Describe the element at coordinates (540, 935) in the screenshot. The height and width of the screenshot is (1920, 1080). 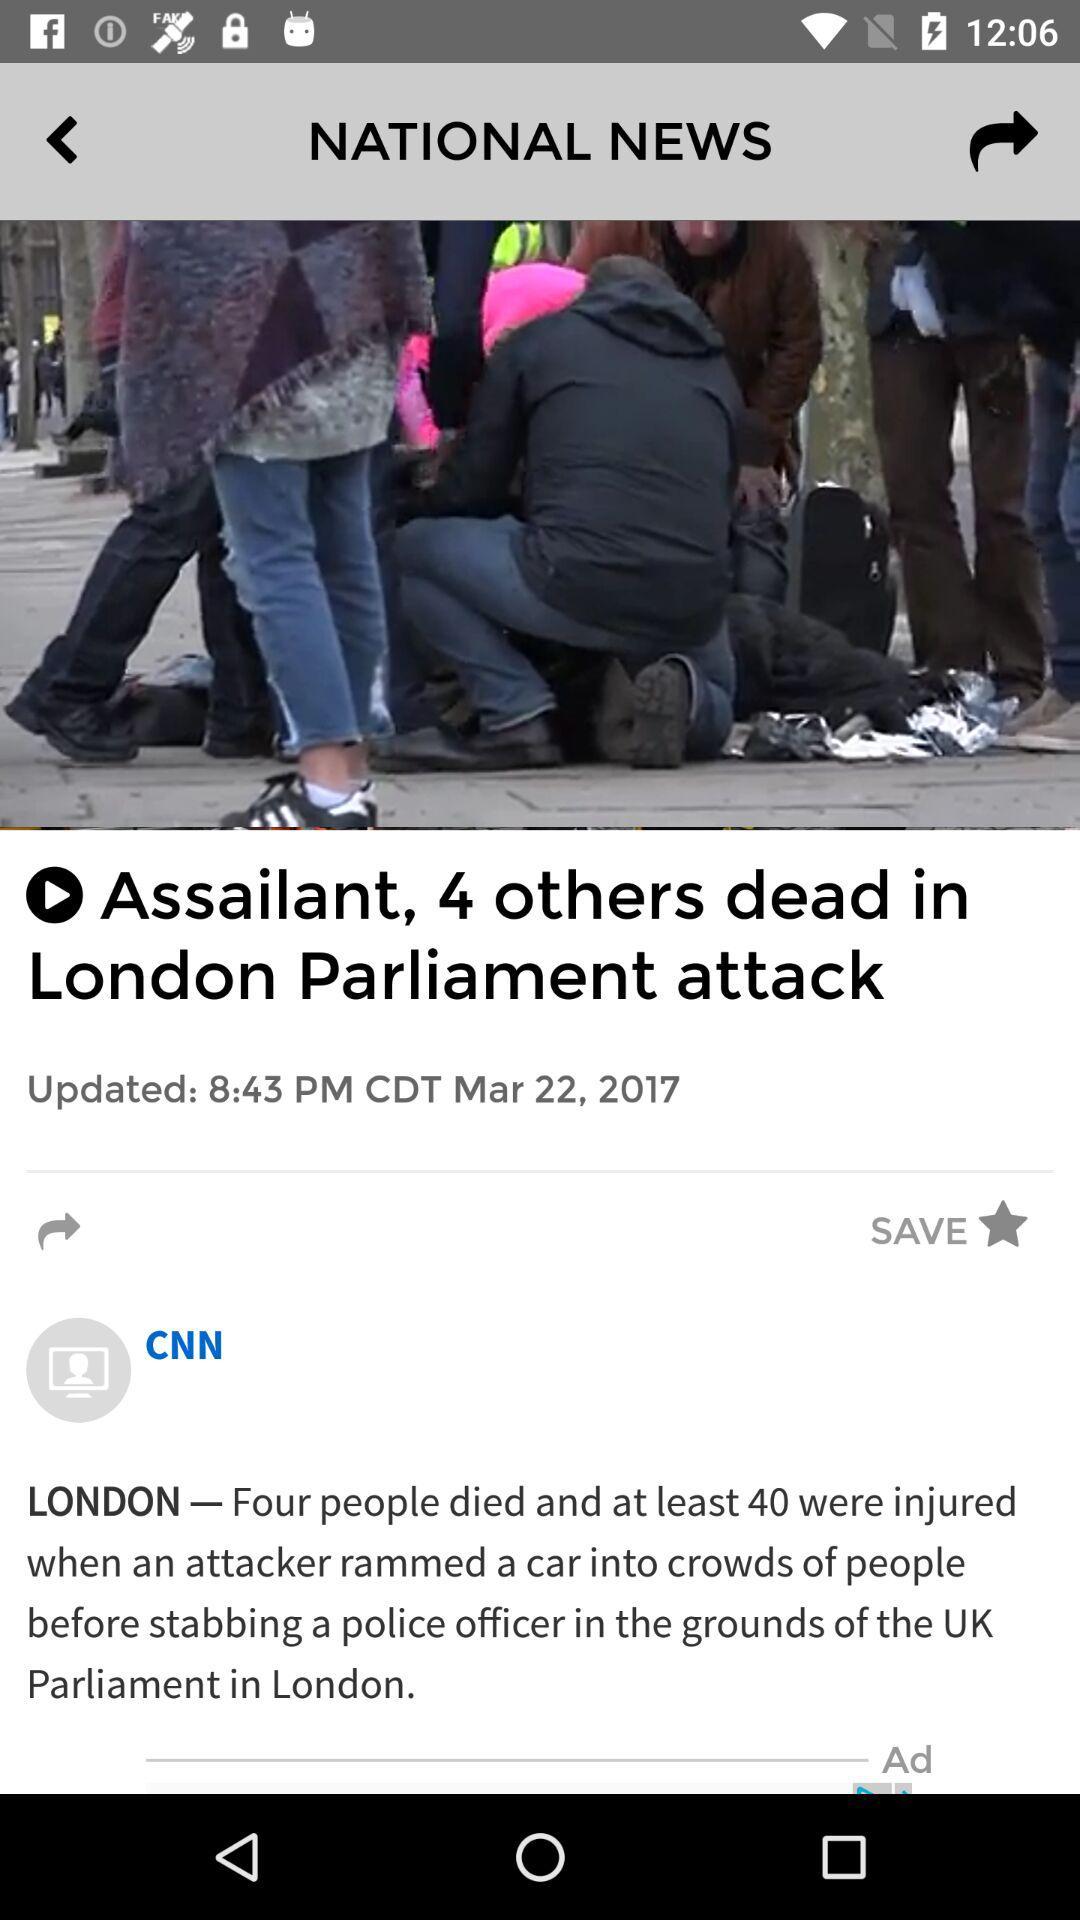
I see `the assailant 4 others` at that location.